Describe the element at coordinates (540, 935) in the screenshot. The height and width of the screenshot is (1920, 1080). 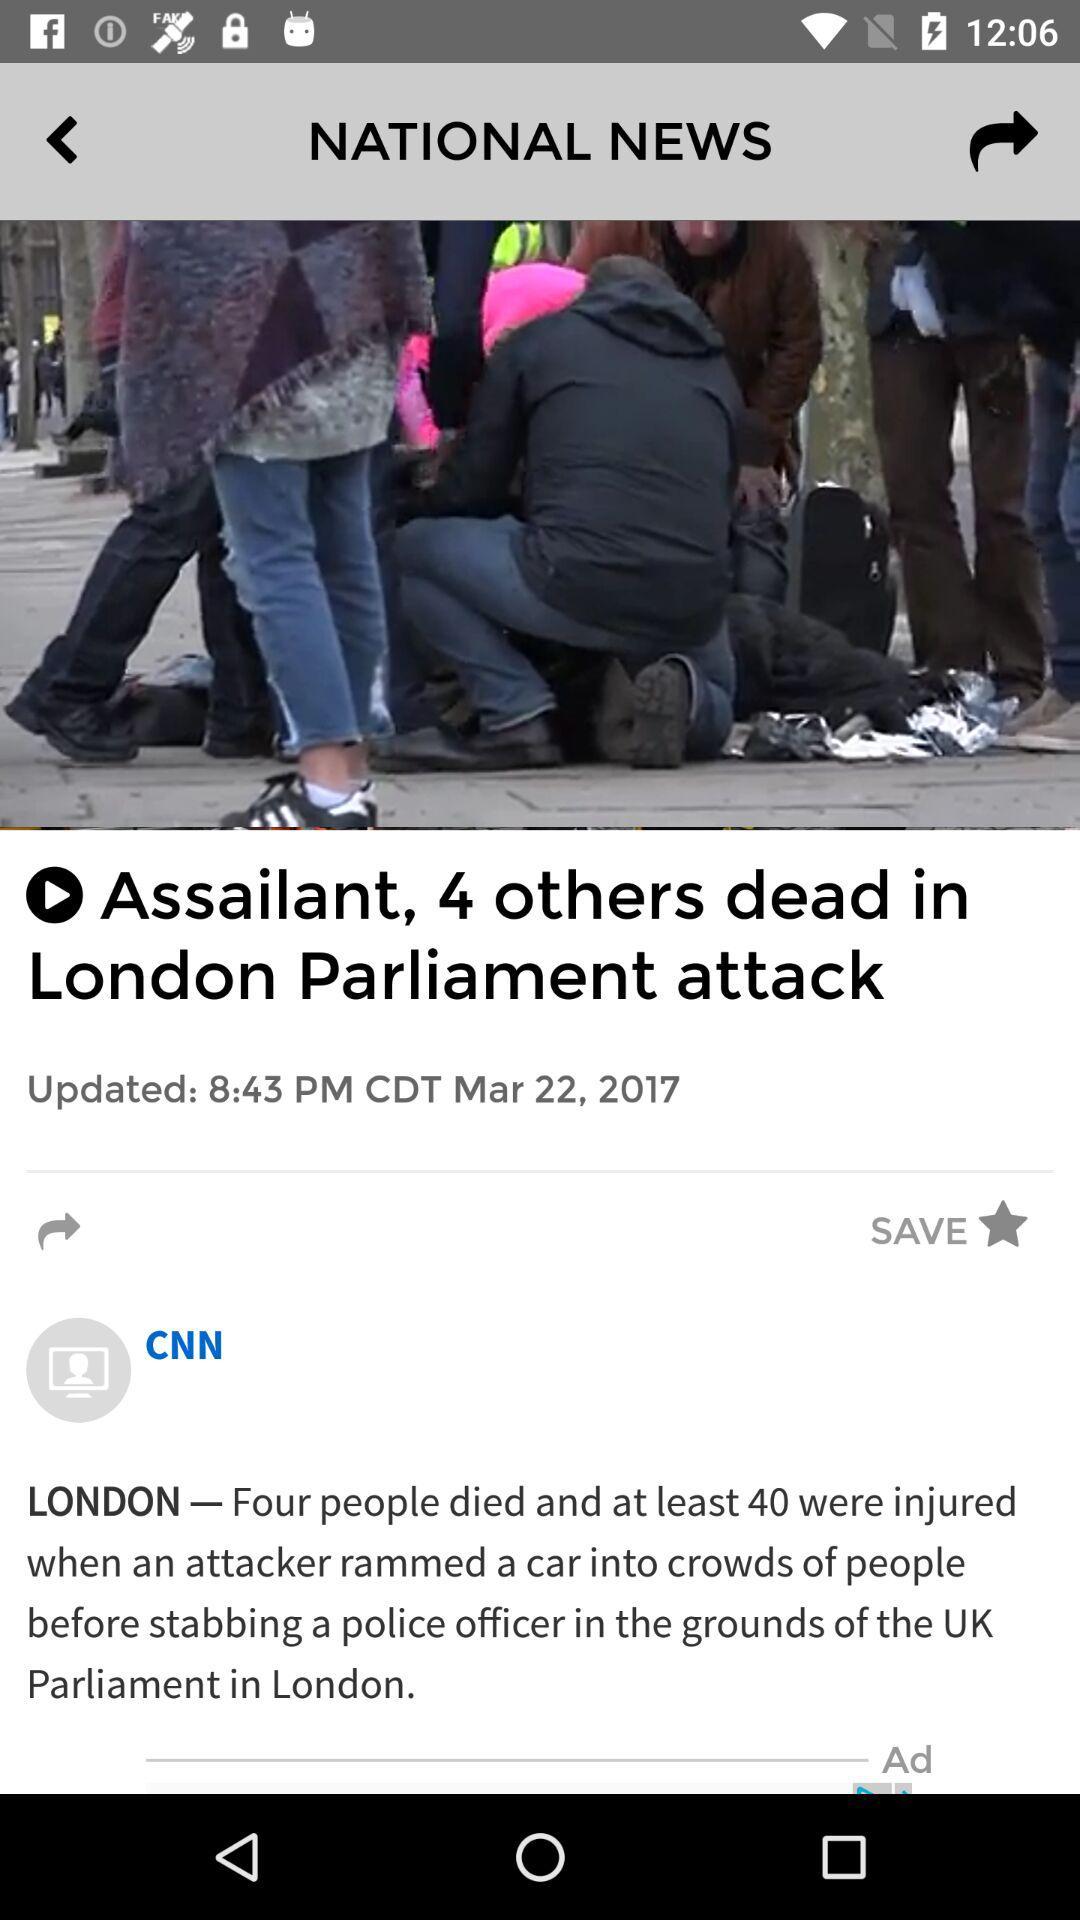
I see `the assailant 4 others` at that location.